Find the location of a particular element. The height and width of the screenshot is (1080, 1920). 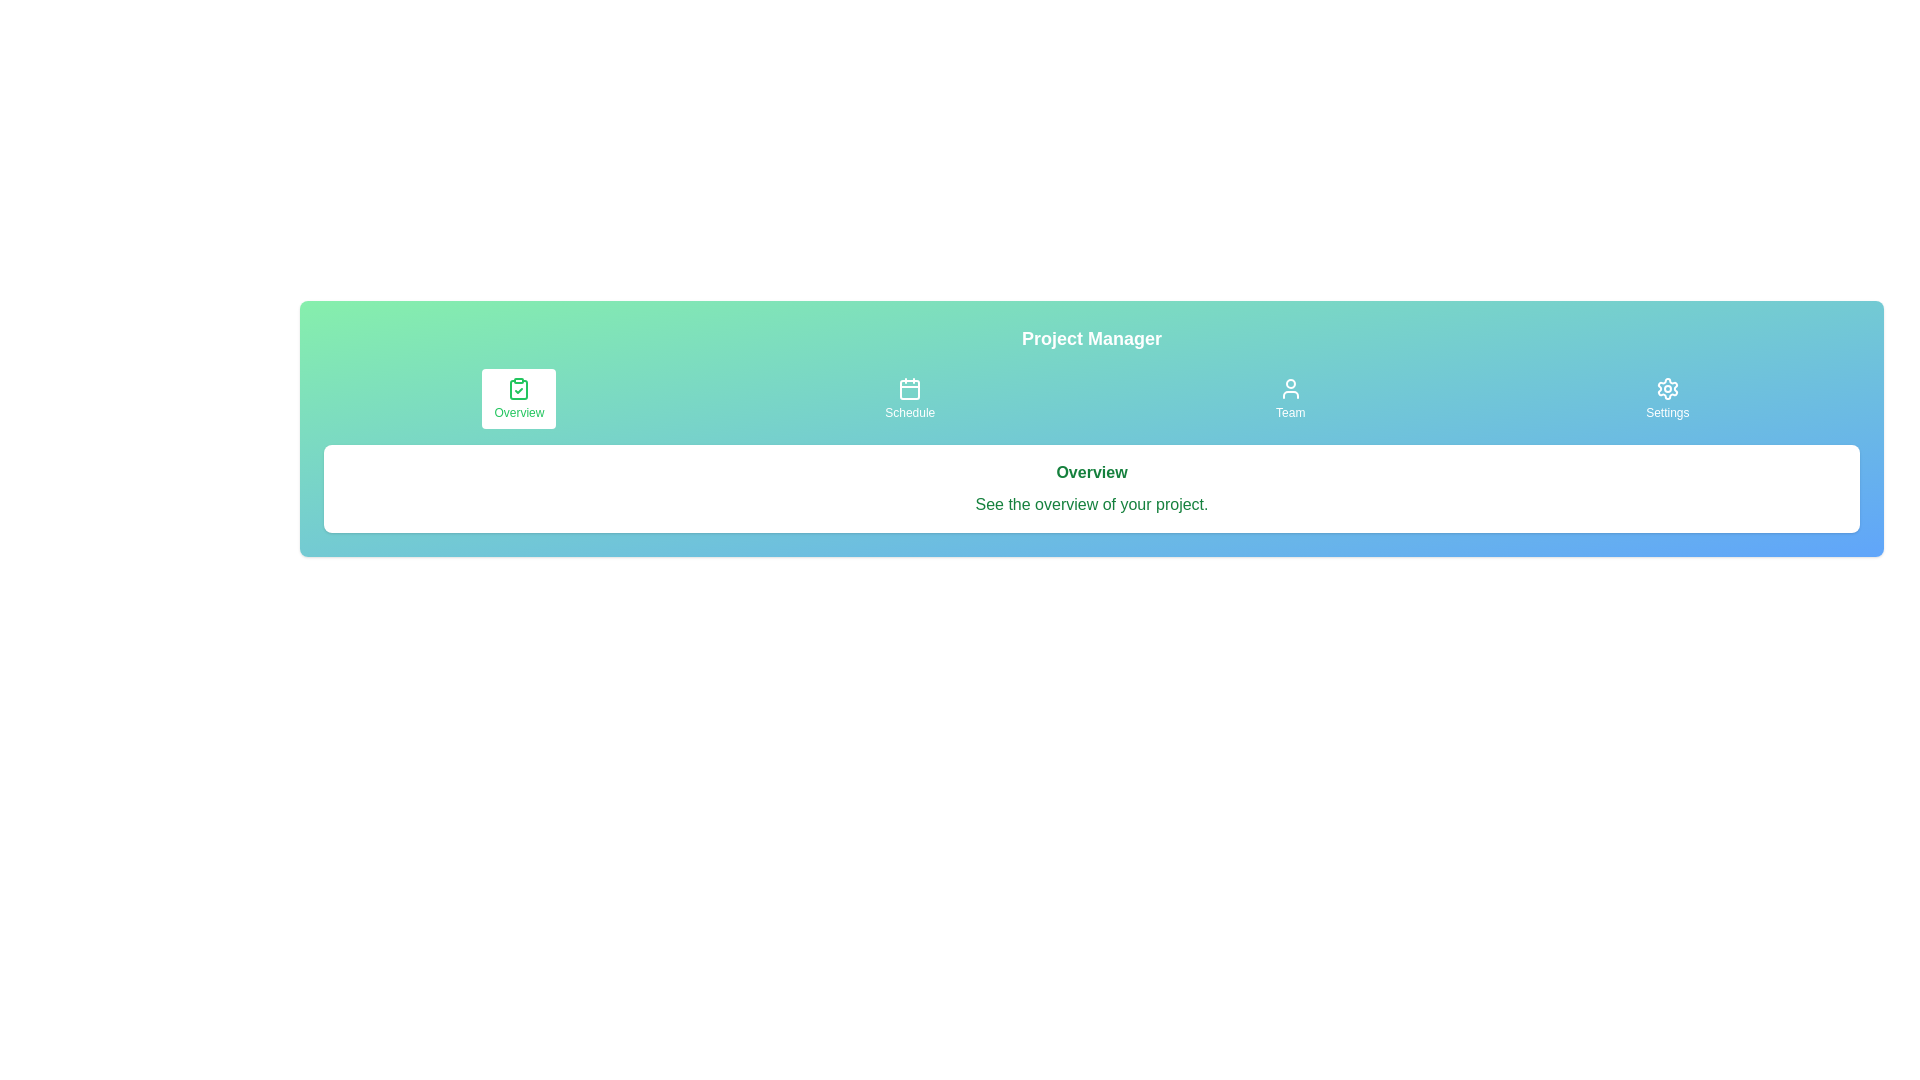

the gear-shaped icon with a gradient blue background labeled 'Settings' is located at coordinates (1667, 389).